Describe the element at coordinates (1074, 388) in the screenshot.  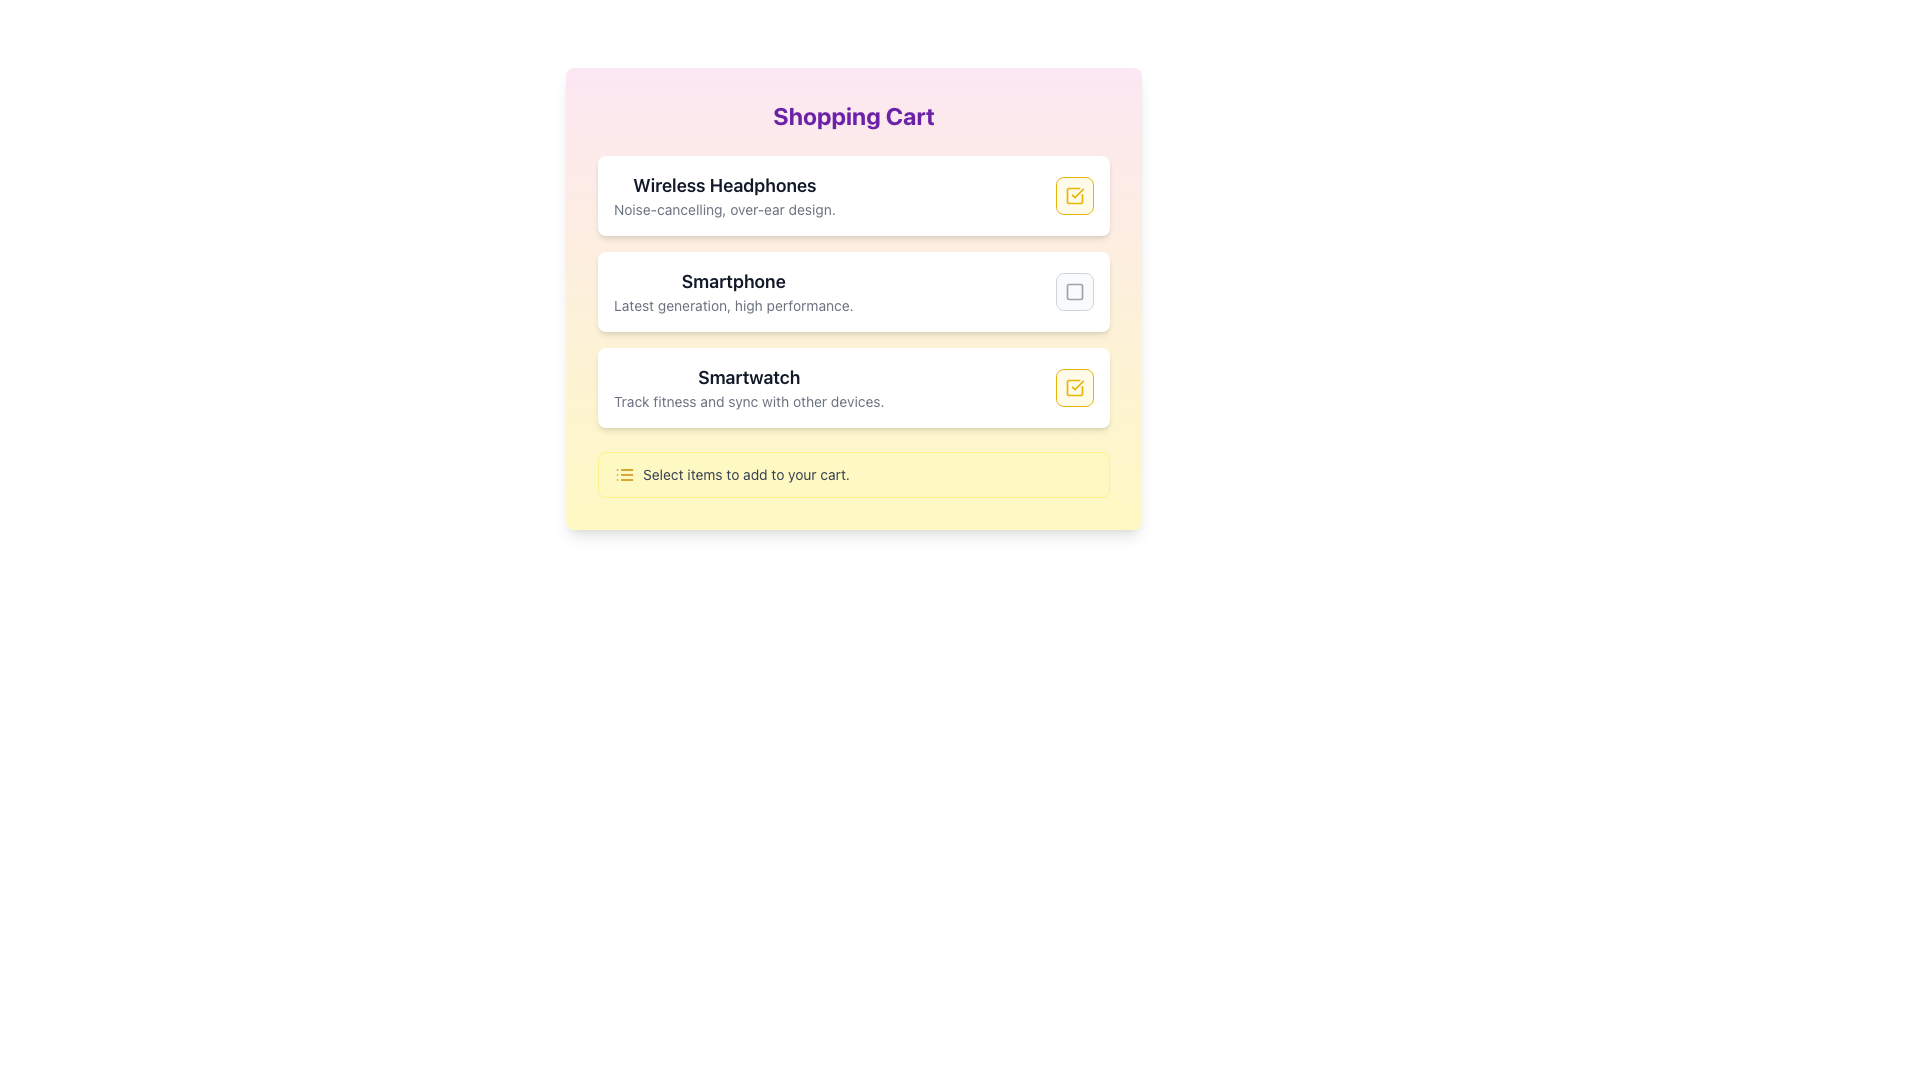
I see `the checkbox with rounded corners and yellow border located in the top-right corner of the 'Smartwatch' panel` at that location.